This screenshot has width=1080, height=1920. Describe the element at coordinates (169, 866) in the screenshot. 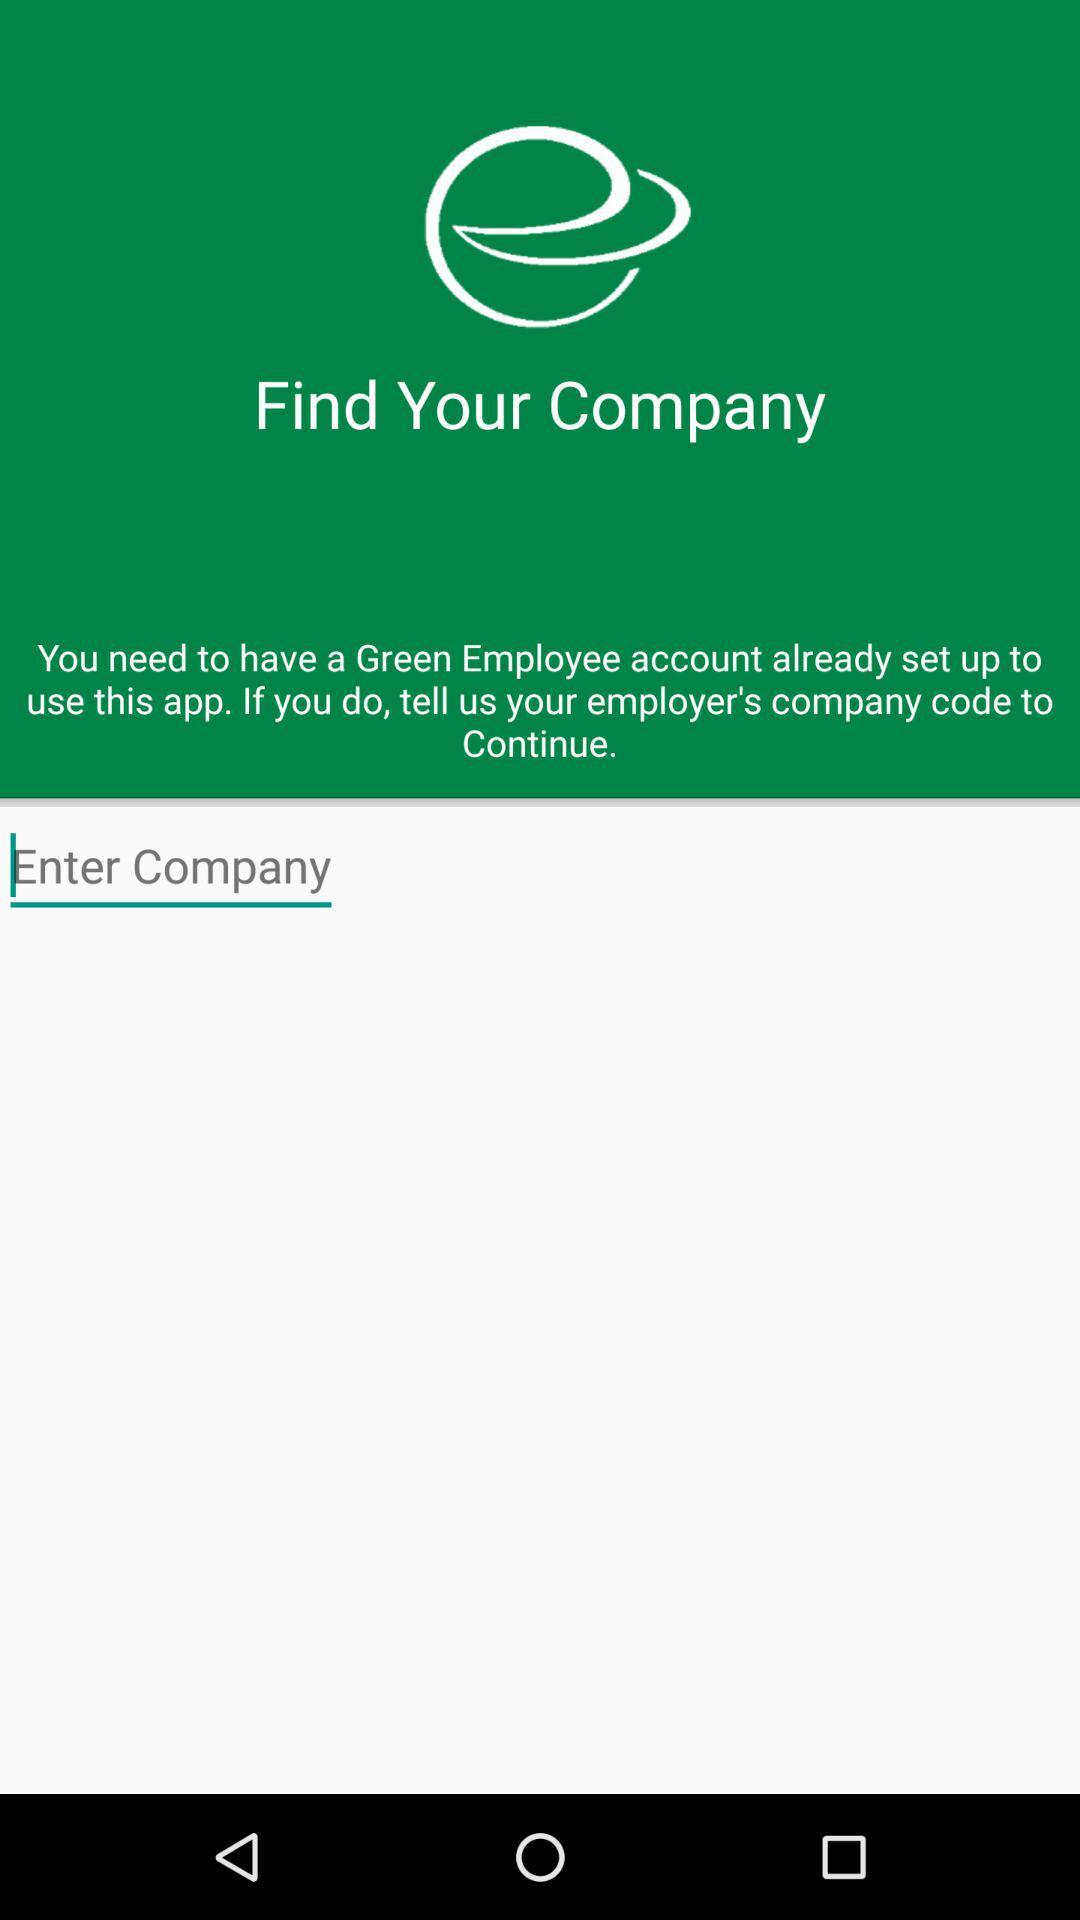

I see `test for company name` at that location.